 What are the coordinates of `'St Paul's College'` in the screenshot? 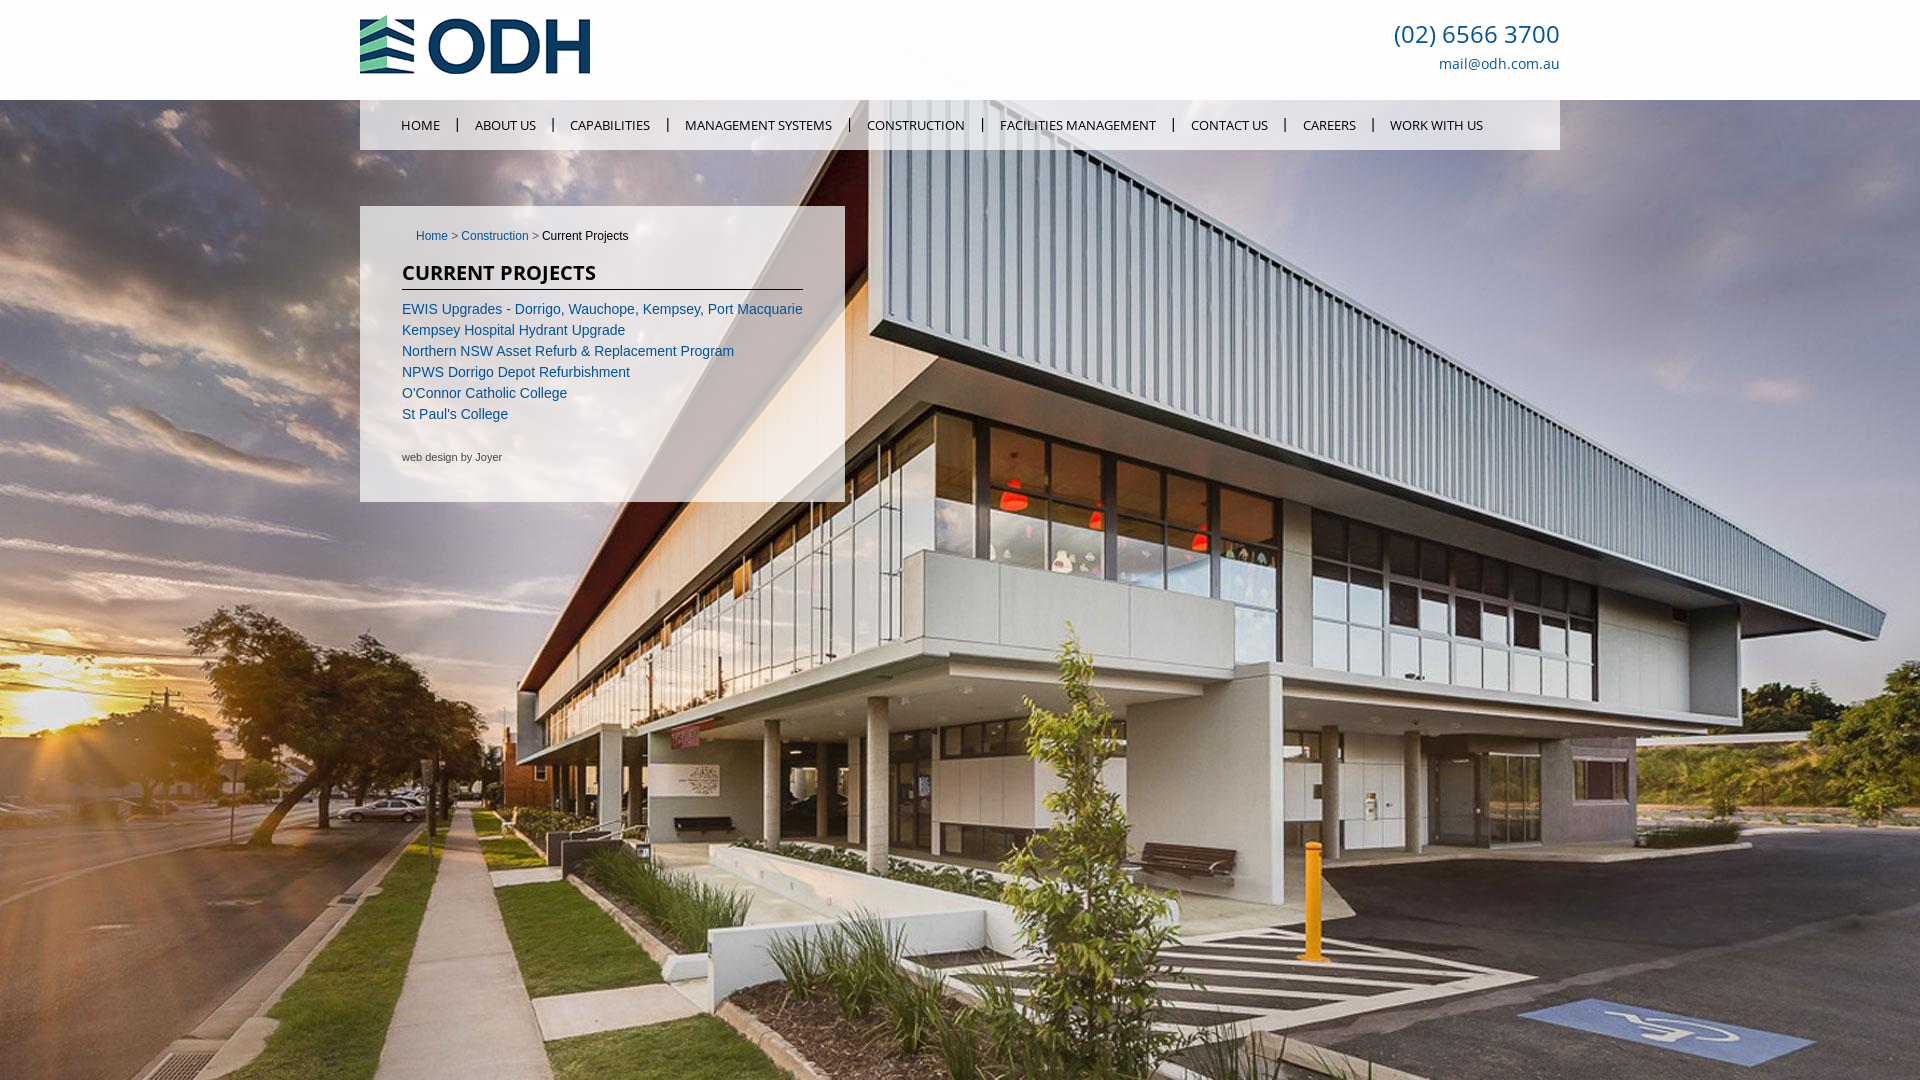 It's located at (454, 412).